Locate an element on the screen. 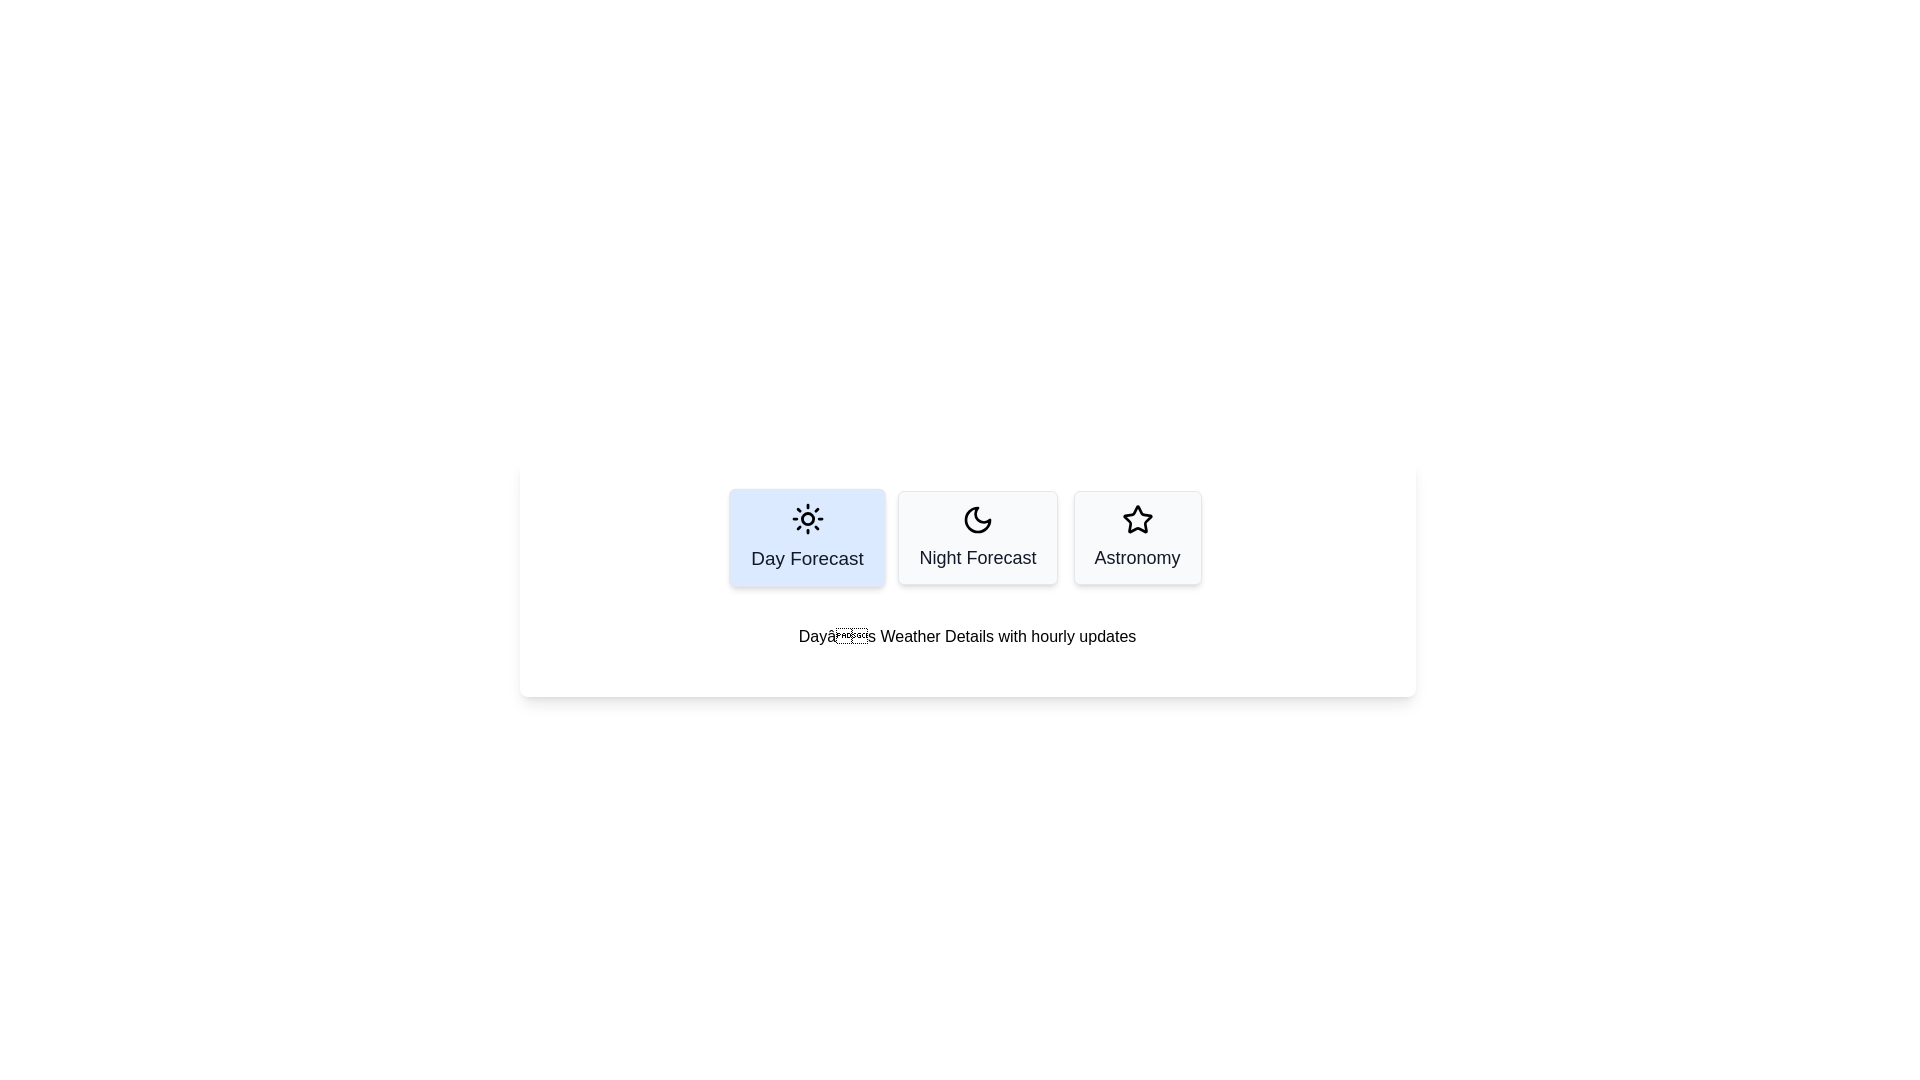 Image resolution: width=1920 pixels, height=1080 pixels. the Astronomy tab by clicking on its button is located at coordinates (1137, 536).